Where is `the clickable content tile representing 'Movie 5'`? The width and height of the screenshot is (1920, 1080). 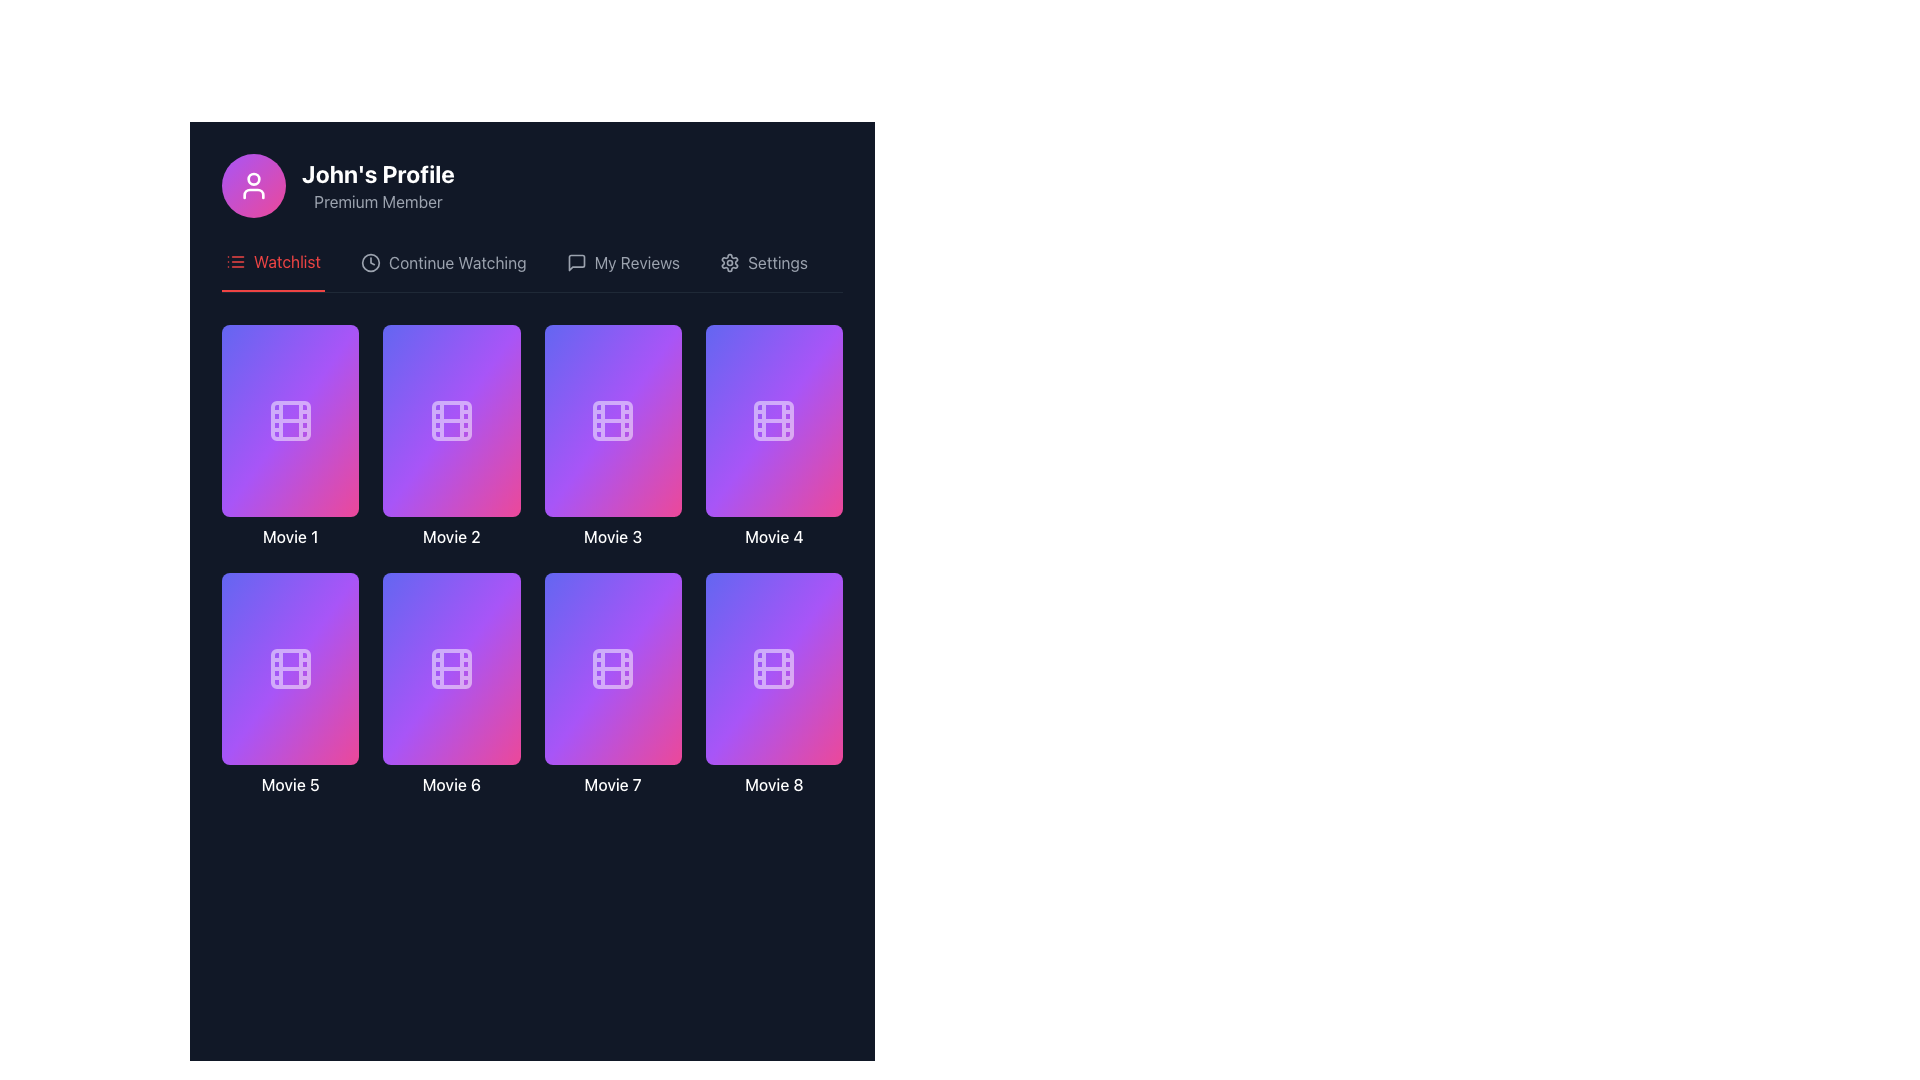 the clickable content tile representing 'Movie 5' is located at coordinates (289, 684).